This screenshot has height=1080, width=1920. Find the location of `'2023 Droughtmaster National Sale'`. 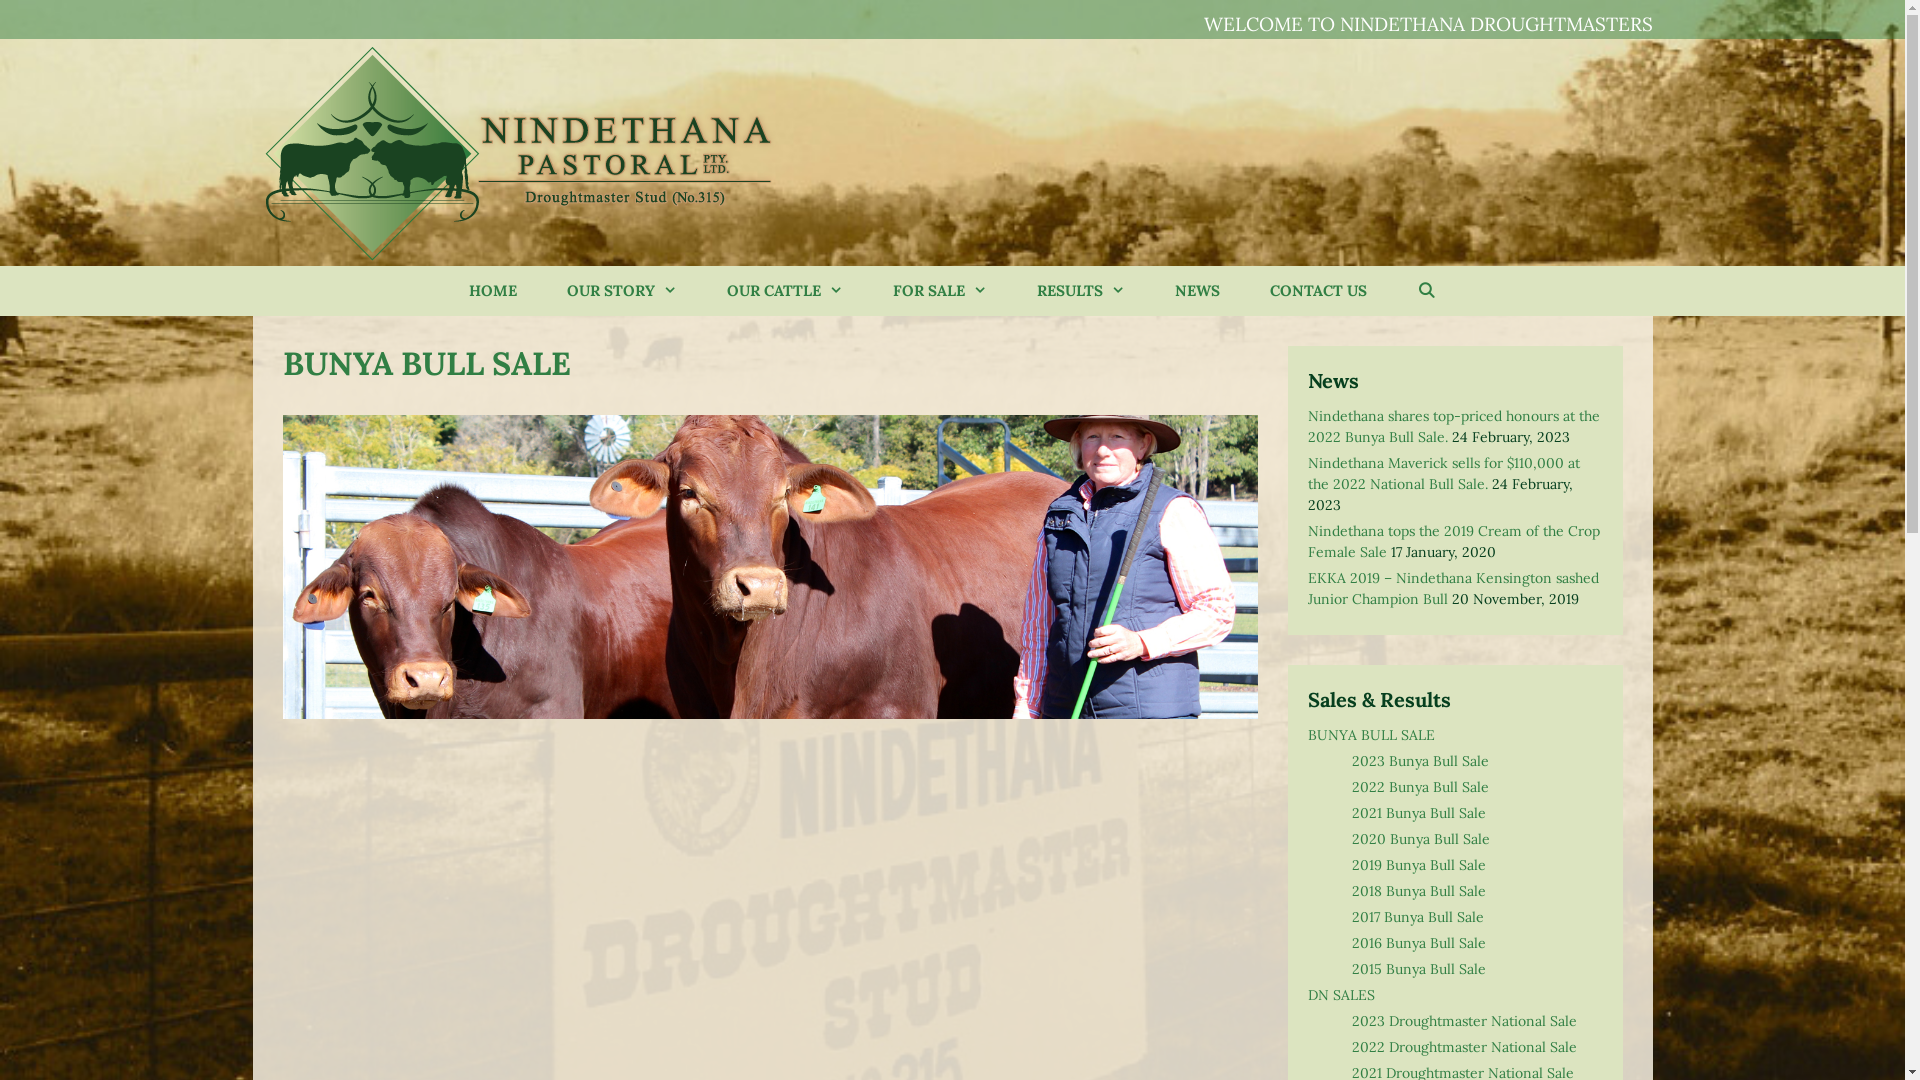

'2023 Droughtmaster National Sale' is located at coordinates (1352, 1021).